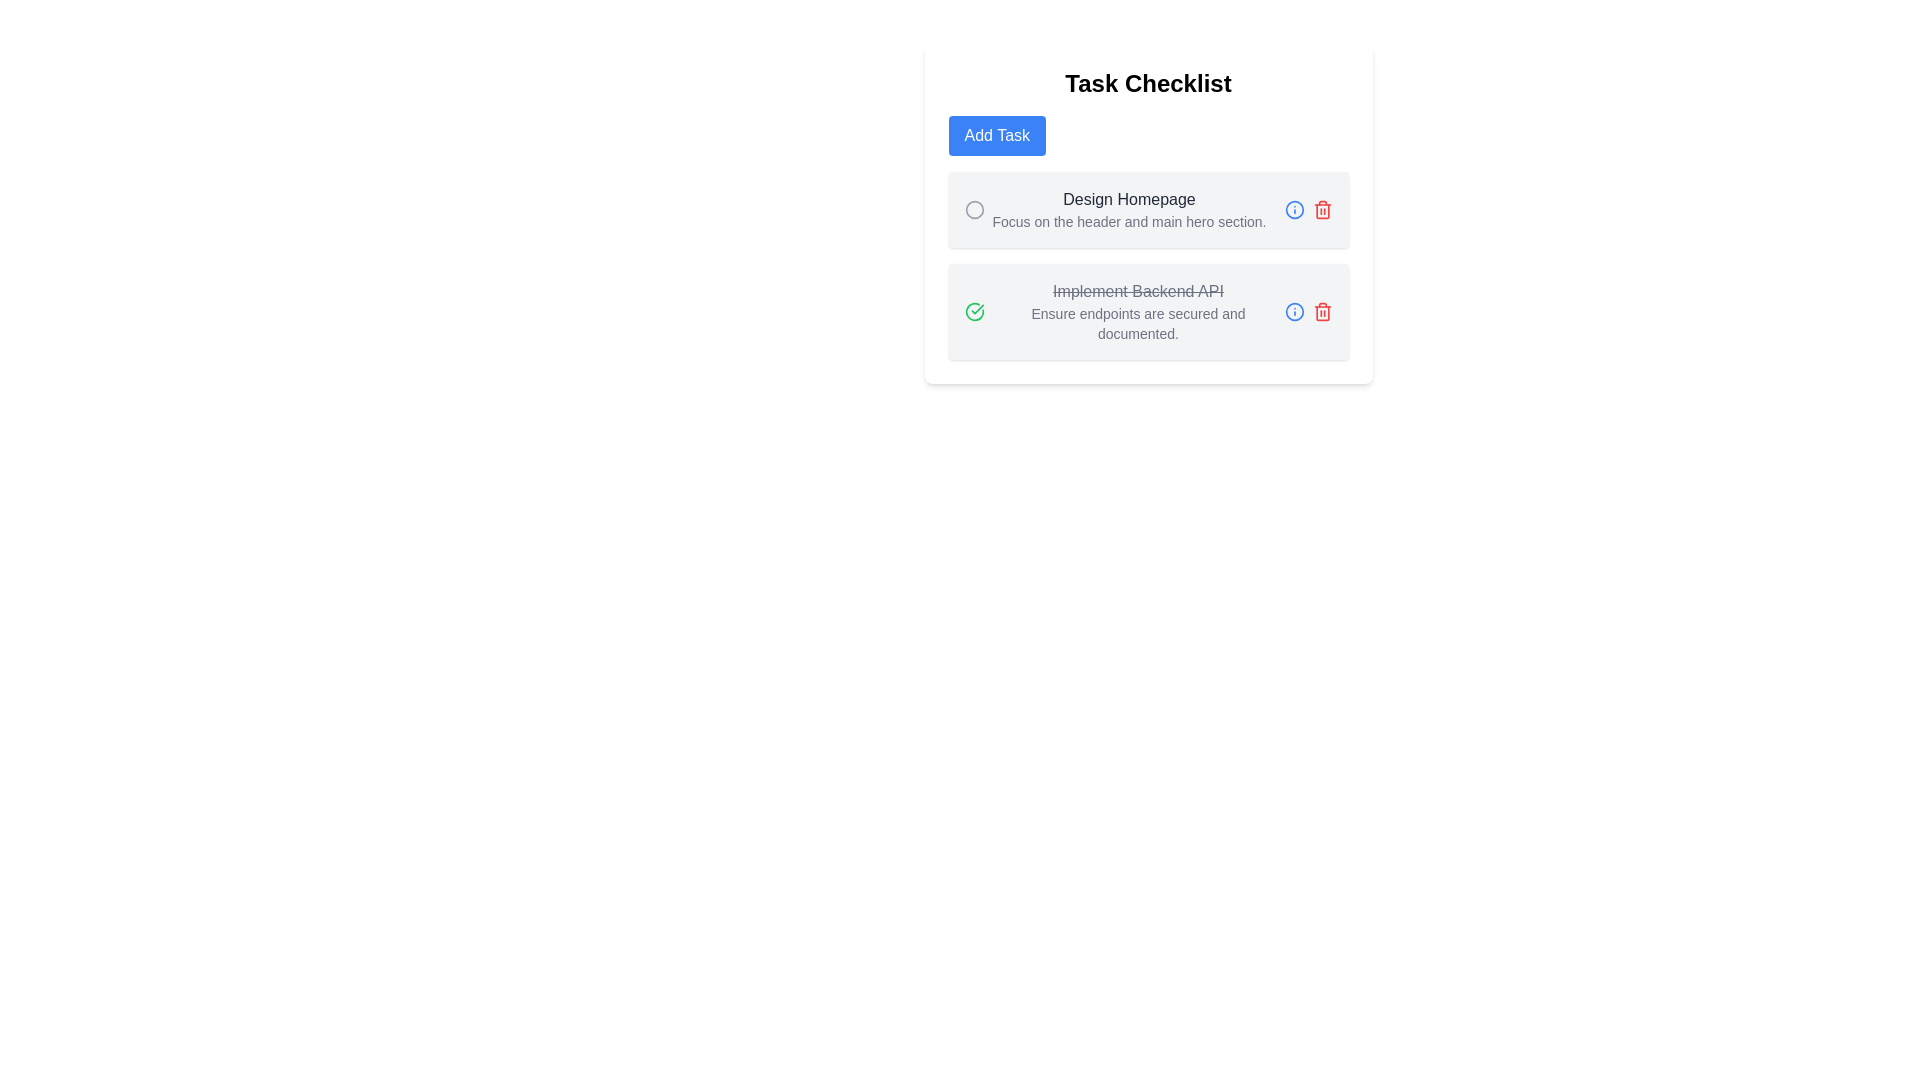  What do you see at coordinates (974, 312) in the screenshot?
I see `the green checkmark icon representing task completion` at bounding box center [974, 312].